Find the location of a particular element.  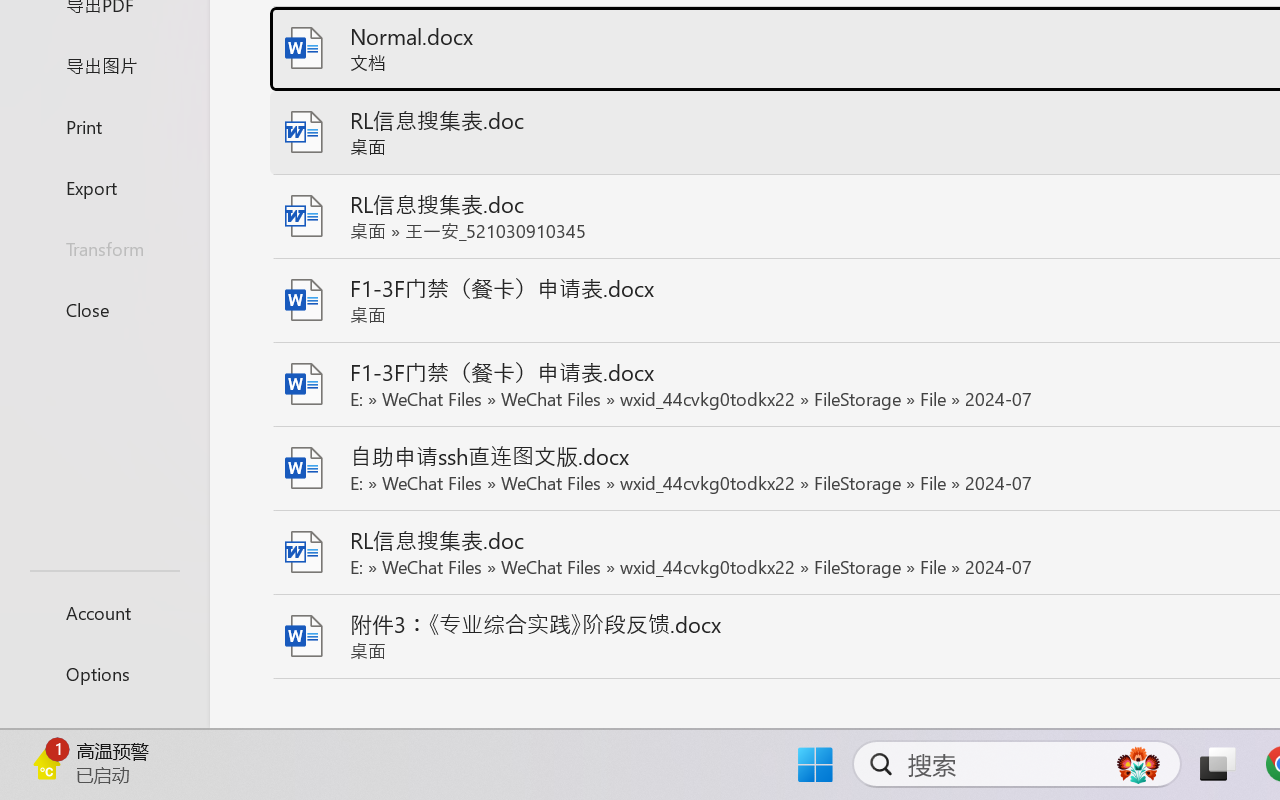

'Export' is located at coordinates (103, 186).